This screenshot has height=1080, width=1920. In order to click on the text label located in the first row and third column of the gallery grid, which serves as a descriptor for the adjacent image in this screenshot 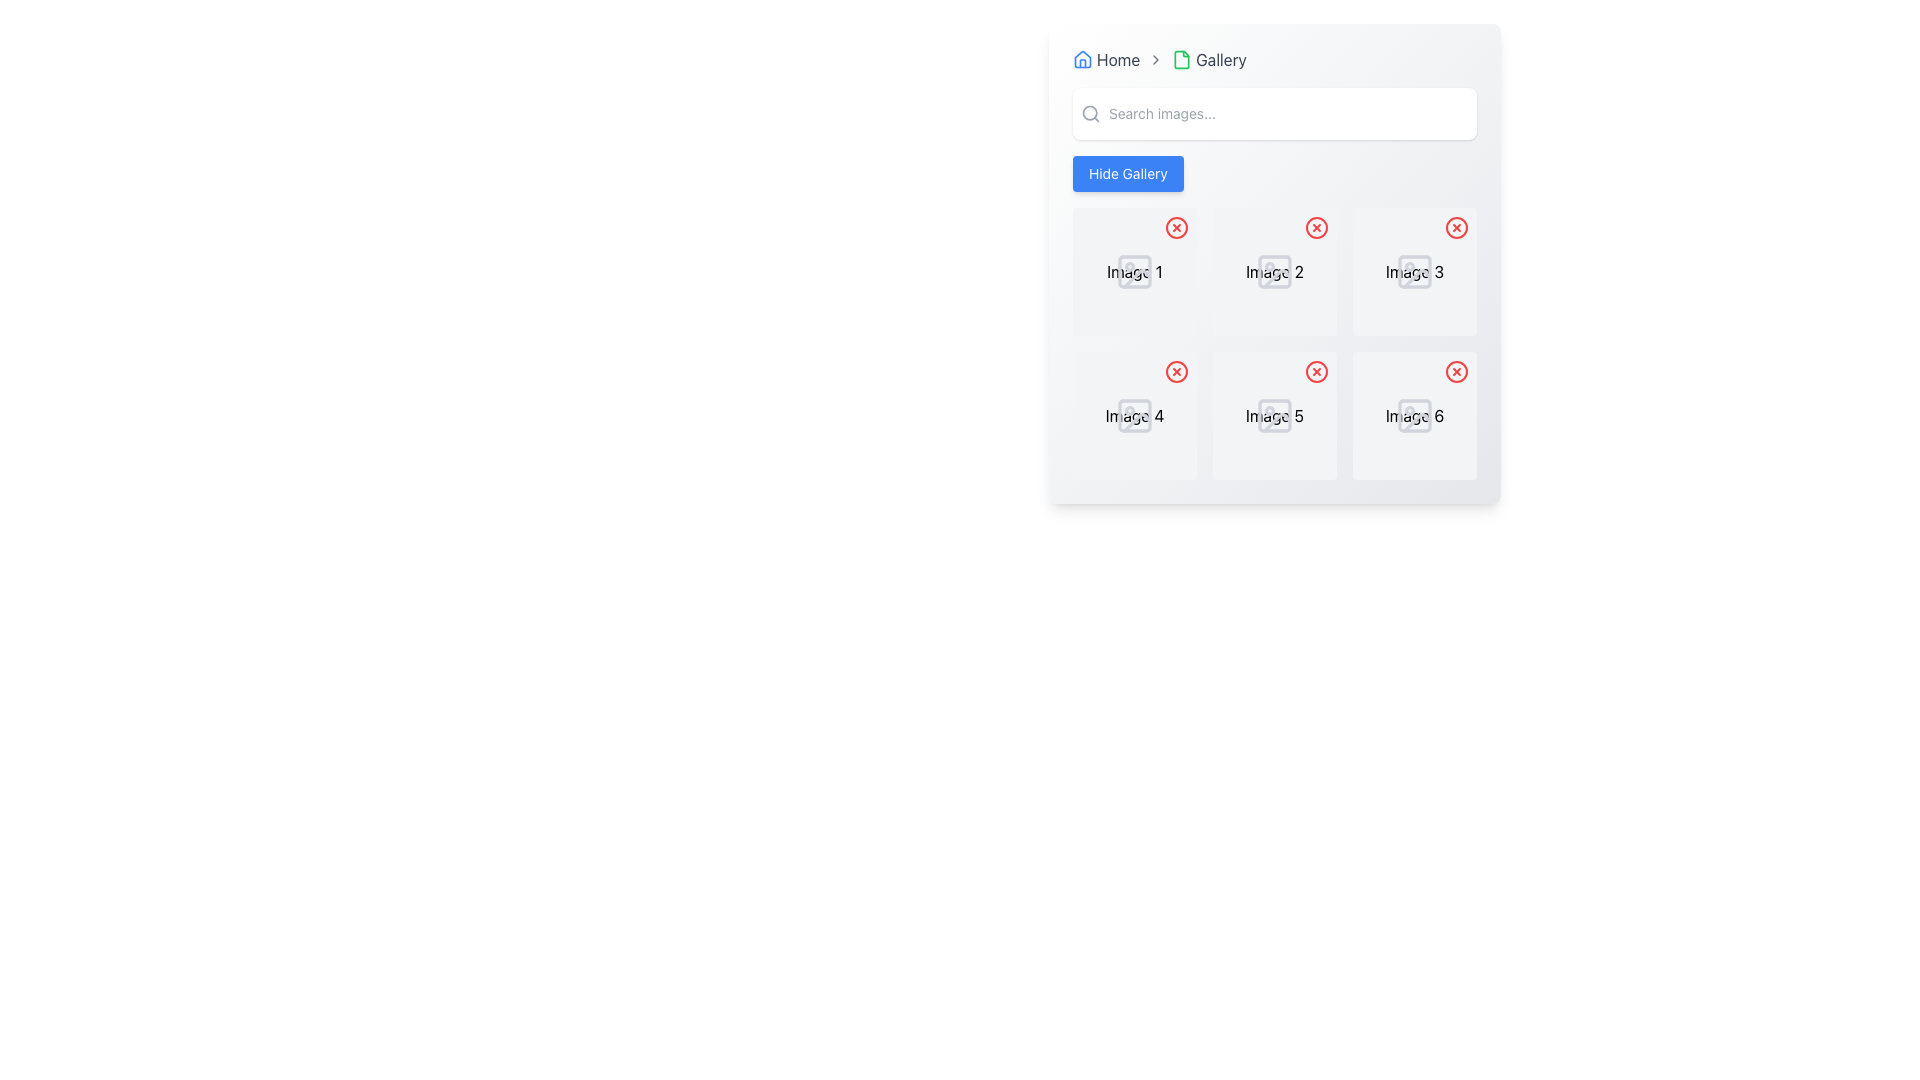, I will do `click(1413, 272)`.